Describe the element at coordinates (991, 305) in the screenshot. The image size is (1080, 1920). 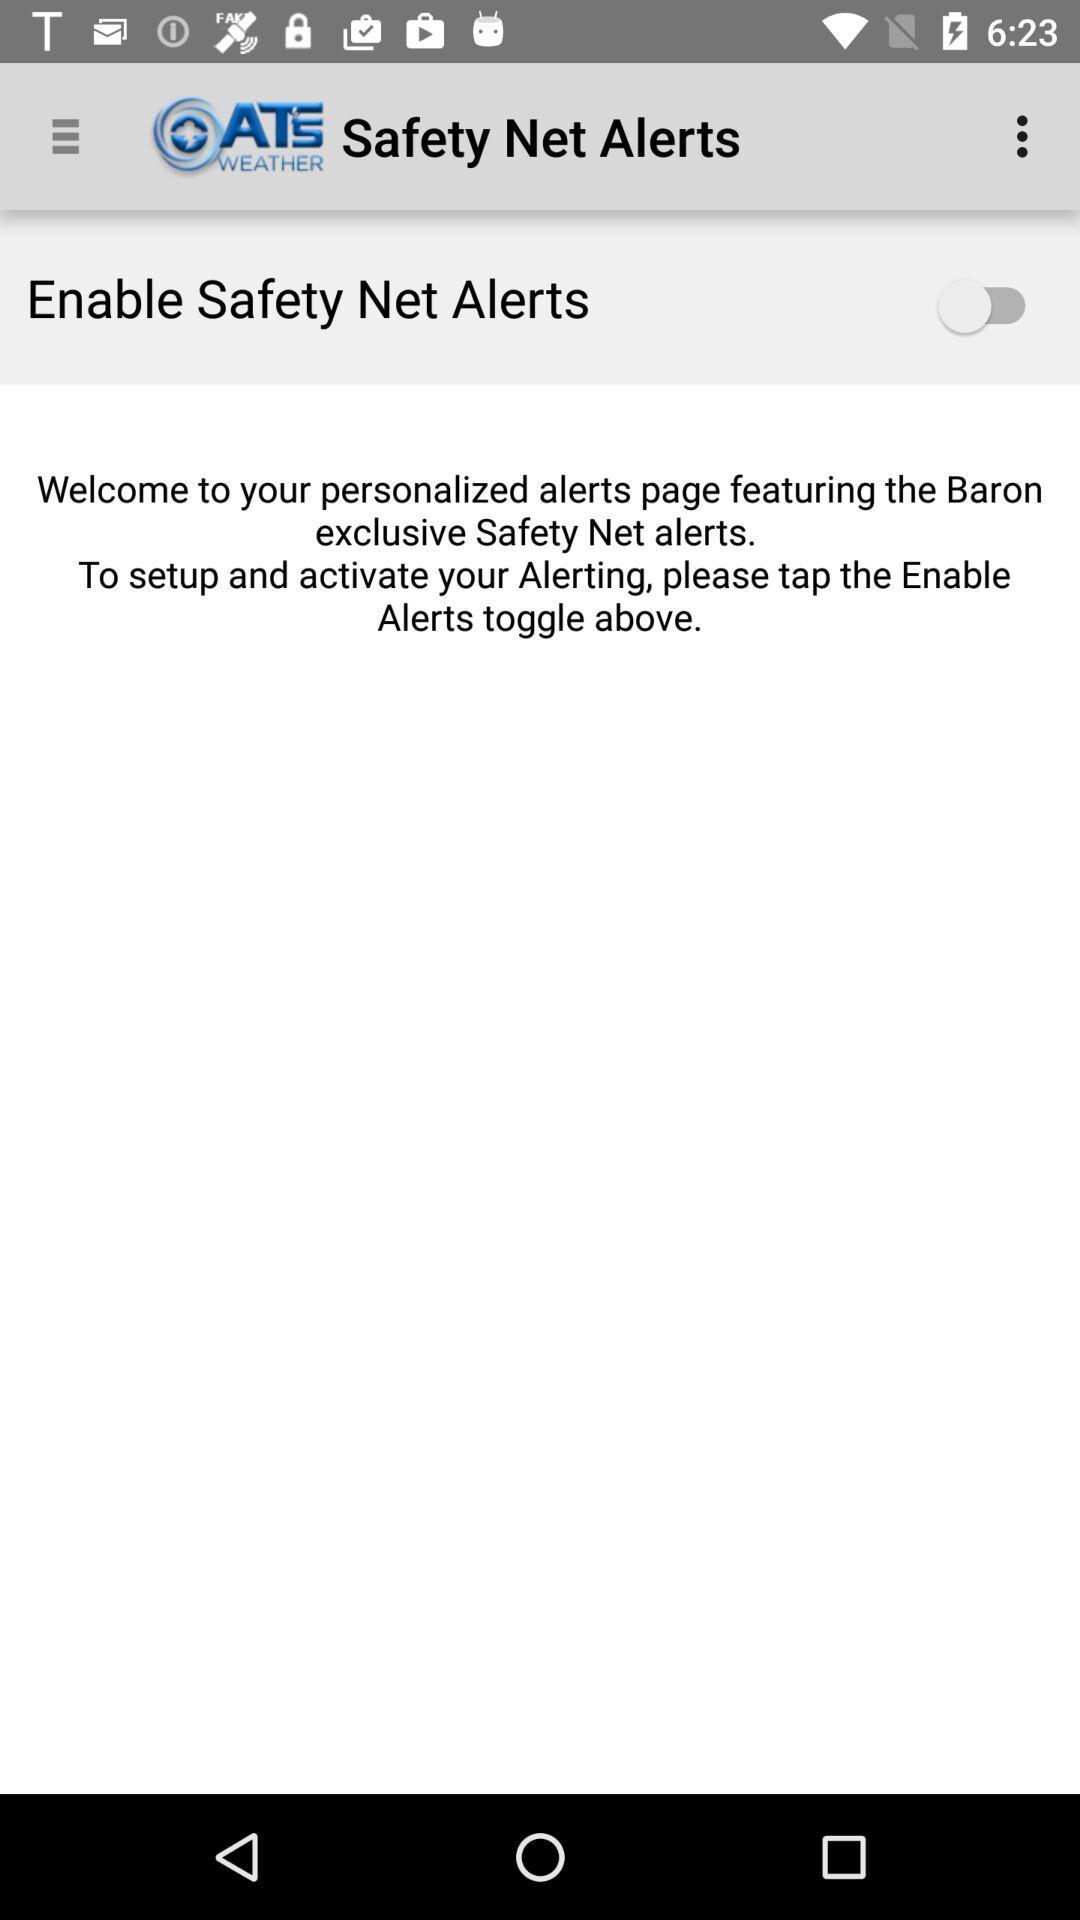
I see `weather-safety alerts` at that location.